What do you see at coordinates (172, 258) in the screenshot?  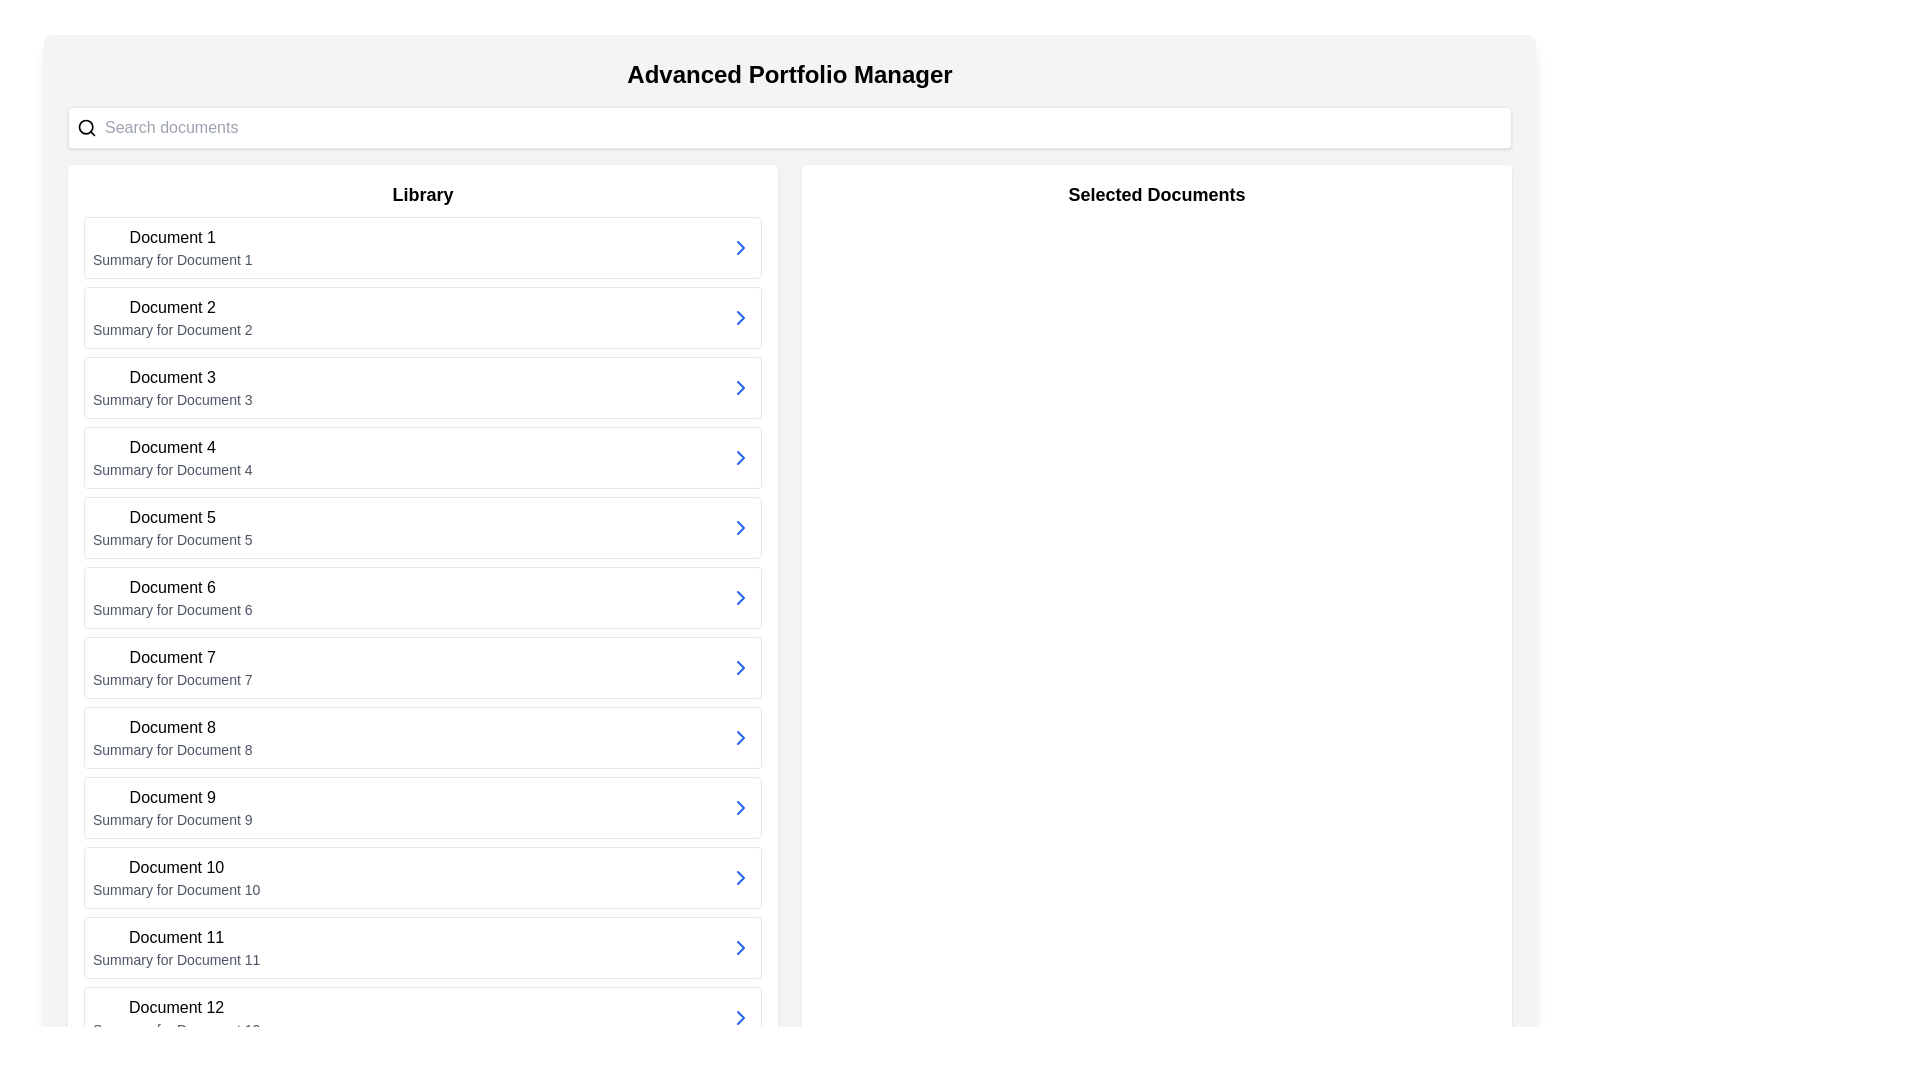 I see `the Text Label displaying 'Summary for Document 1', which is located directly below the title 'Document 1' in the 'Library' section of the application` at bounding box center [172, 258].